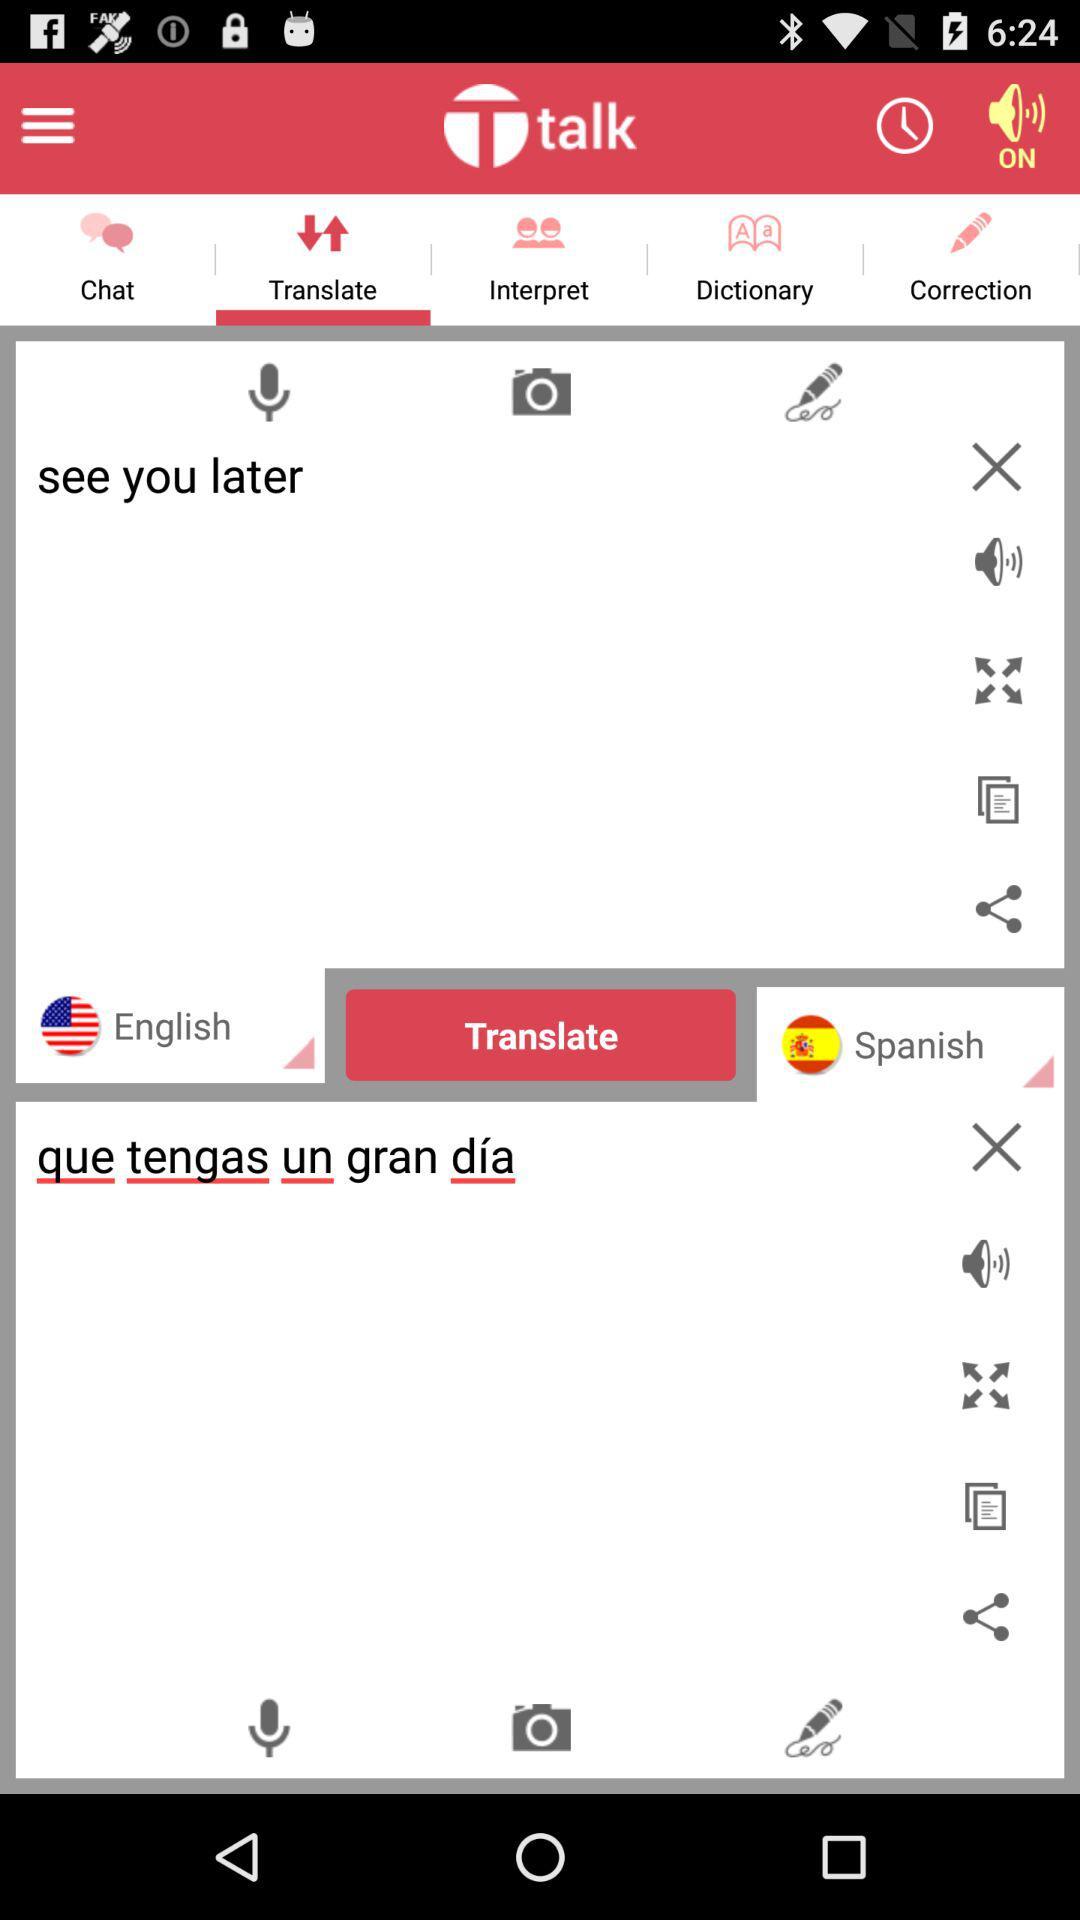 This screenshot has width=1080, height=1920. I want to click on the time icon, so click(904, 133).